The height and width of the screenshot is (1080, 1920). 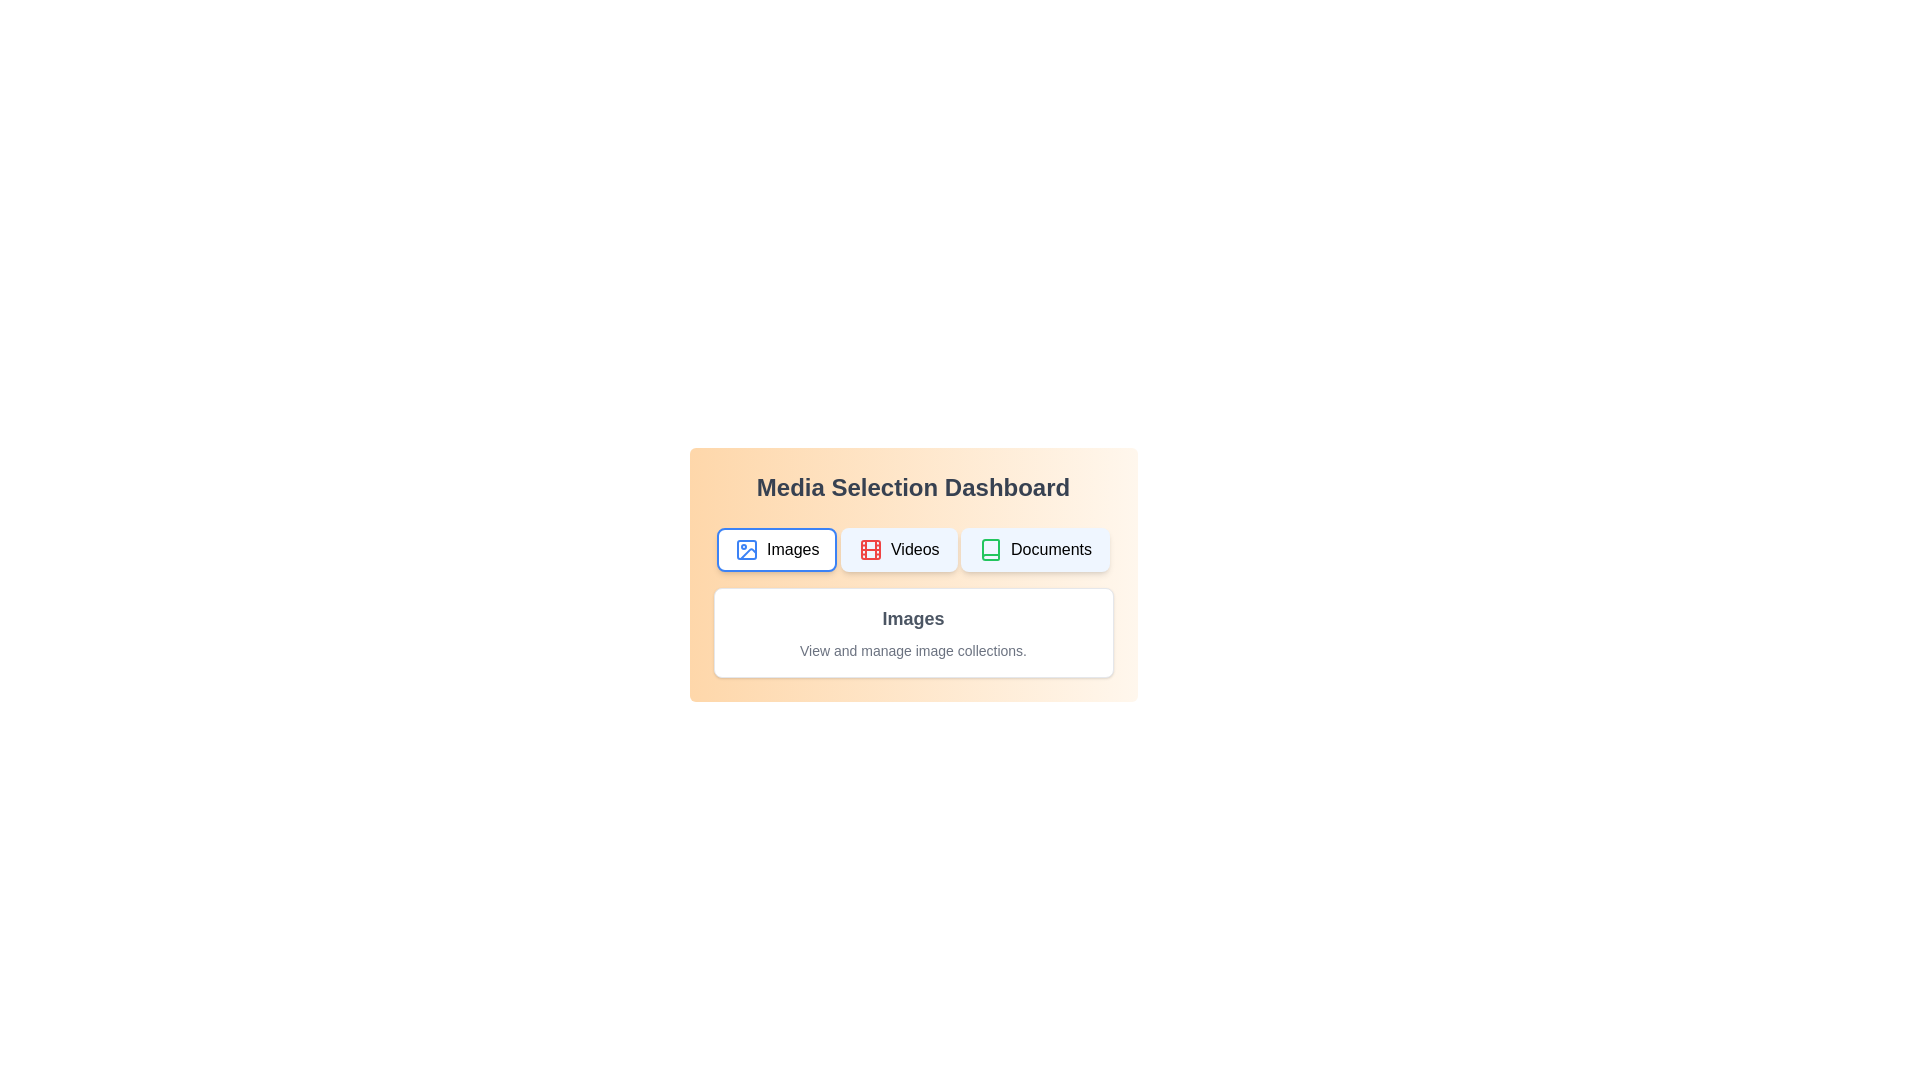 What do you see at coordinates (1035, 550) in the screenshot?
I see `the 'Documents' button, which has a light blue background and a green book icon, located in the bottom-right corner of the 'Media Selection Dashboard' interface` at bounding box center [1035, 550].